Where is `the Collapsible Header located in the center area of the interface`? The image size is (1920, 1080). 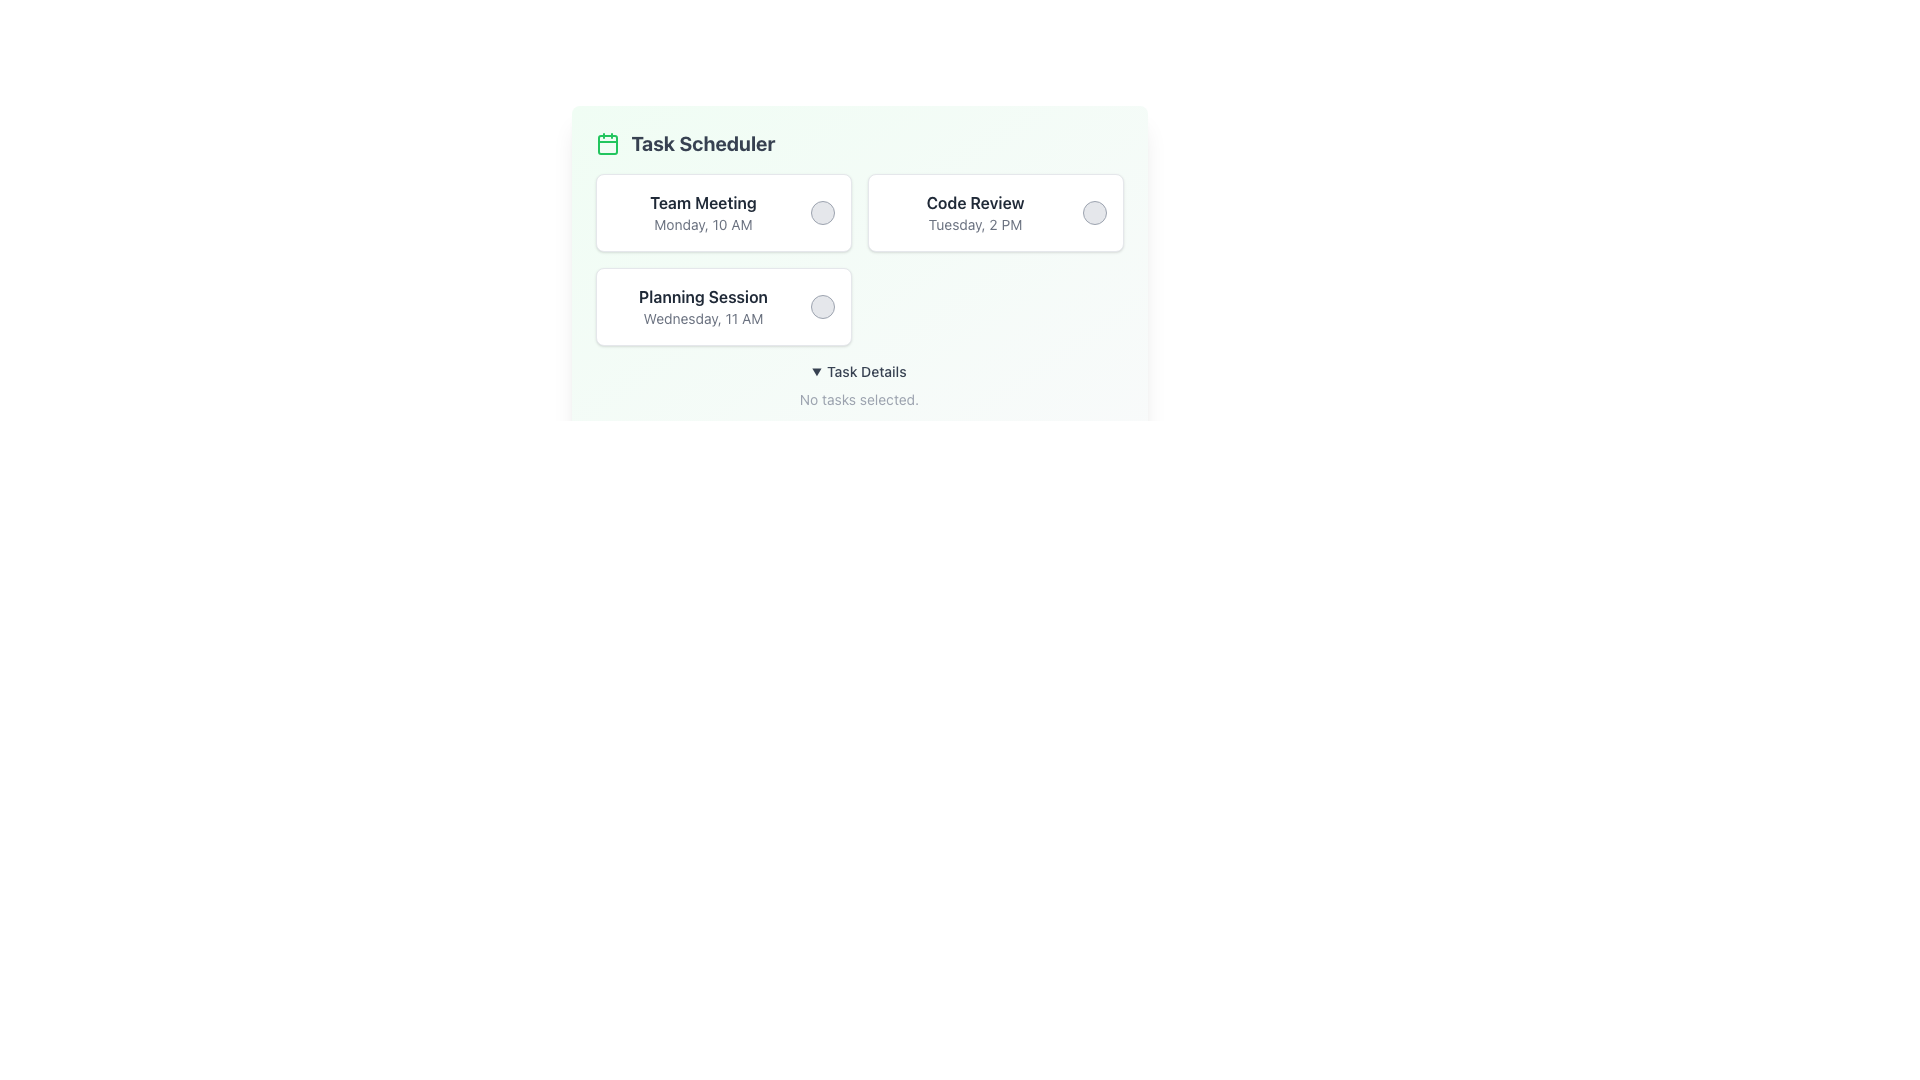
the Collapsible Header located in the center area of the interface is located at coordinates (859, 371).